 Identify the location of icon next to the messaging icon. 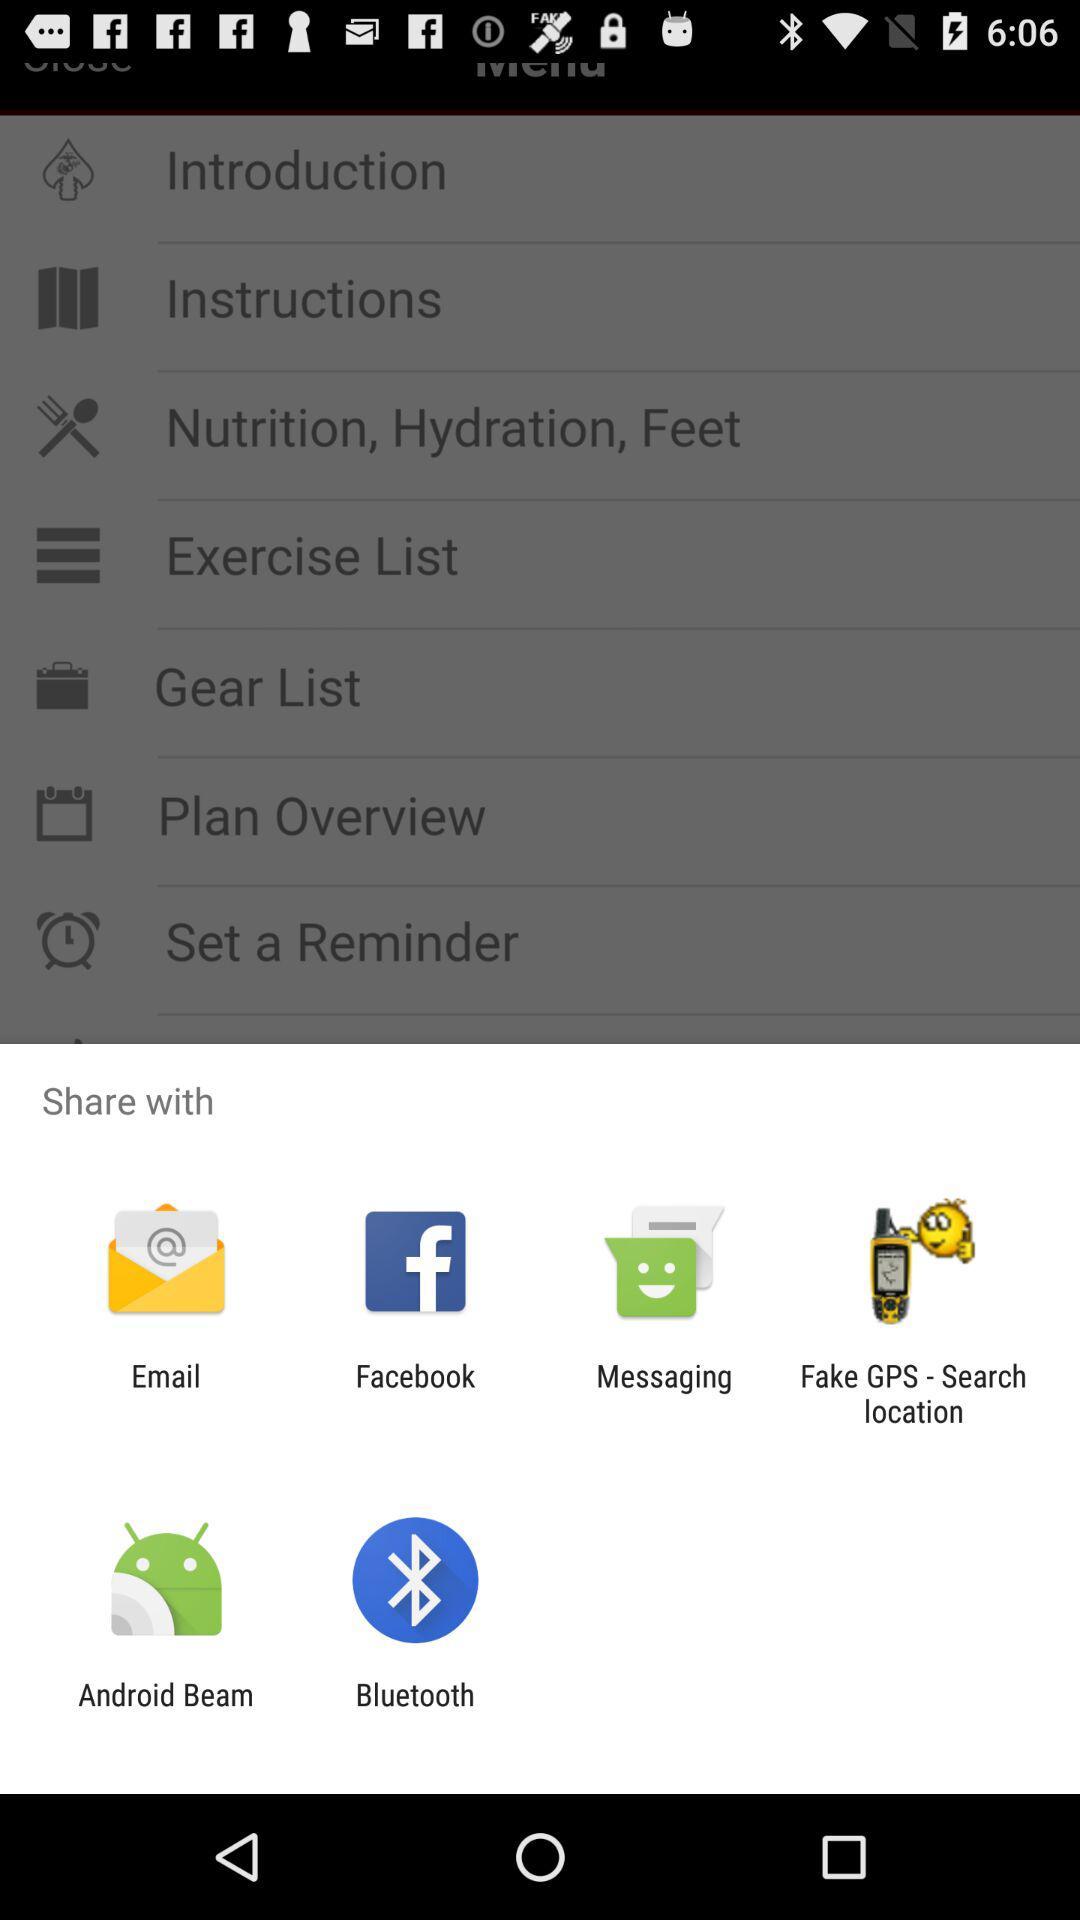
(414, 1392).